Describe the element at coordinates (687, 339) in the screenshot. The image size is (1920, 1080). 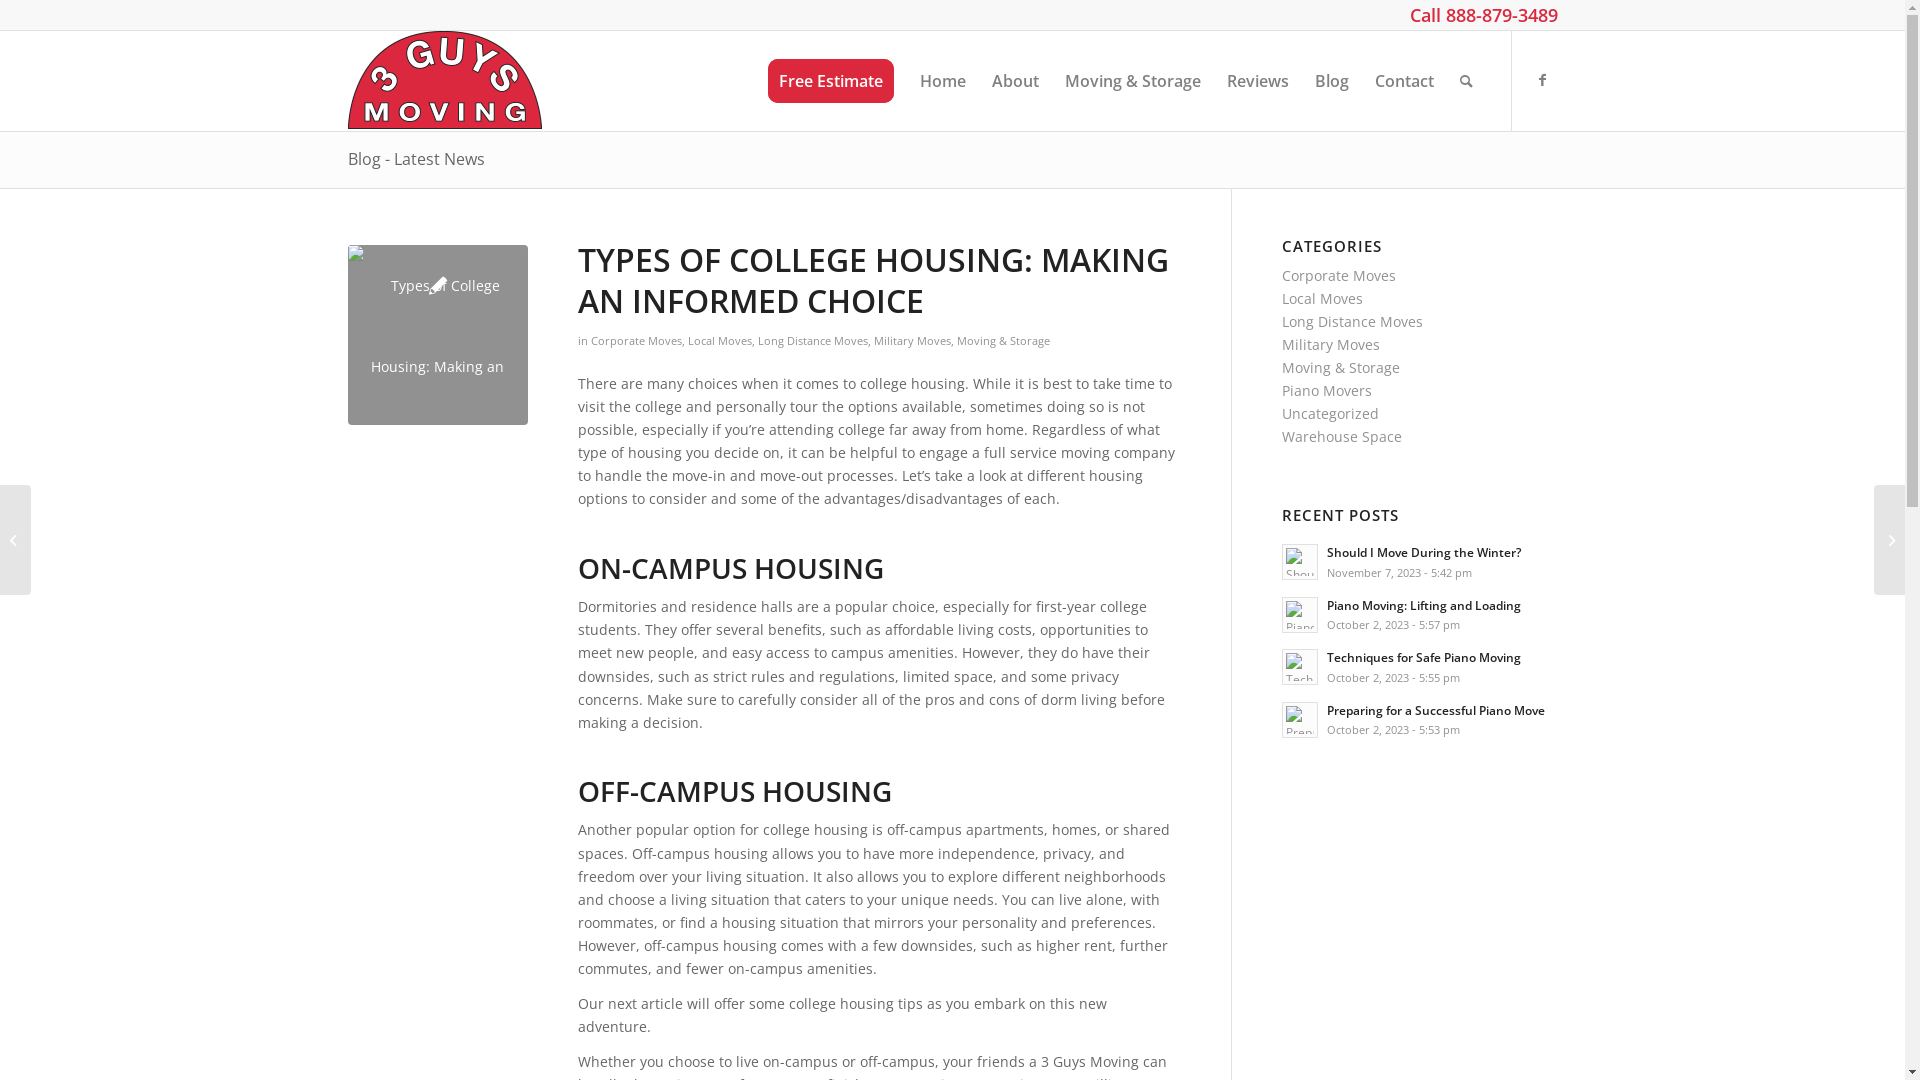
I see `'Local Moves'` at that location.